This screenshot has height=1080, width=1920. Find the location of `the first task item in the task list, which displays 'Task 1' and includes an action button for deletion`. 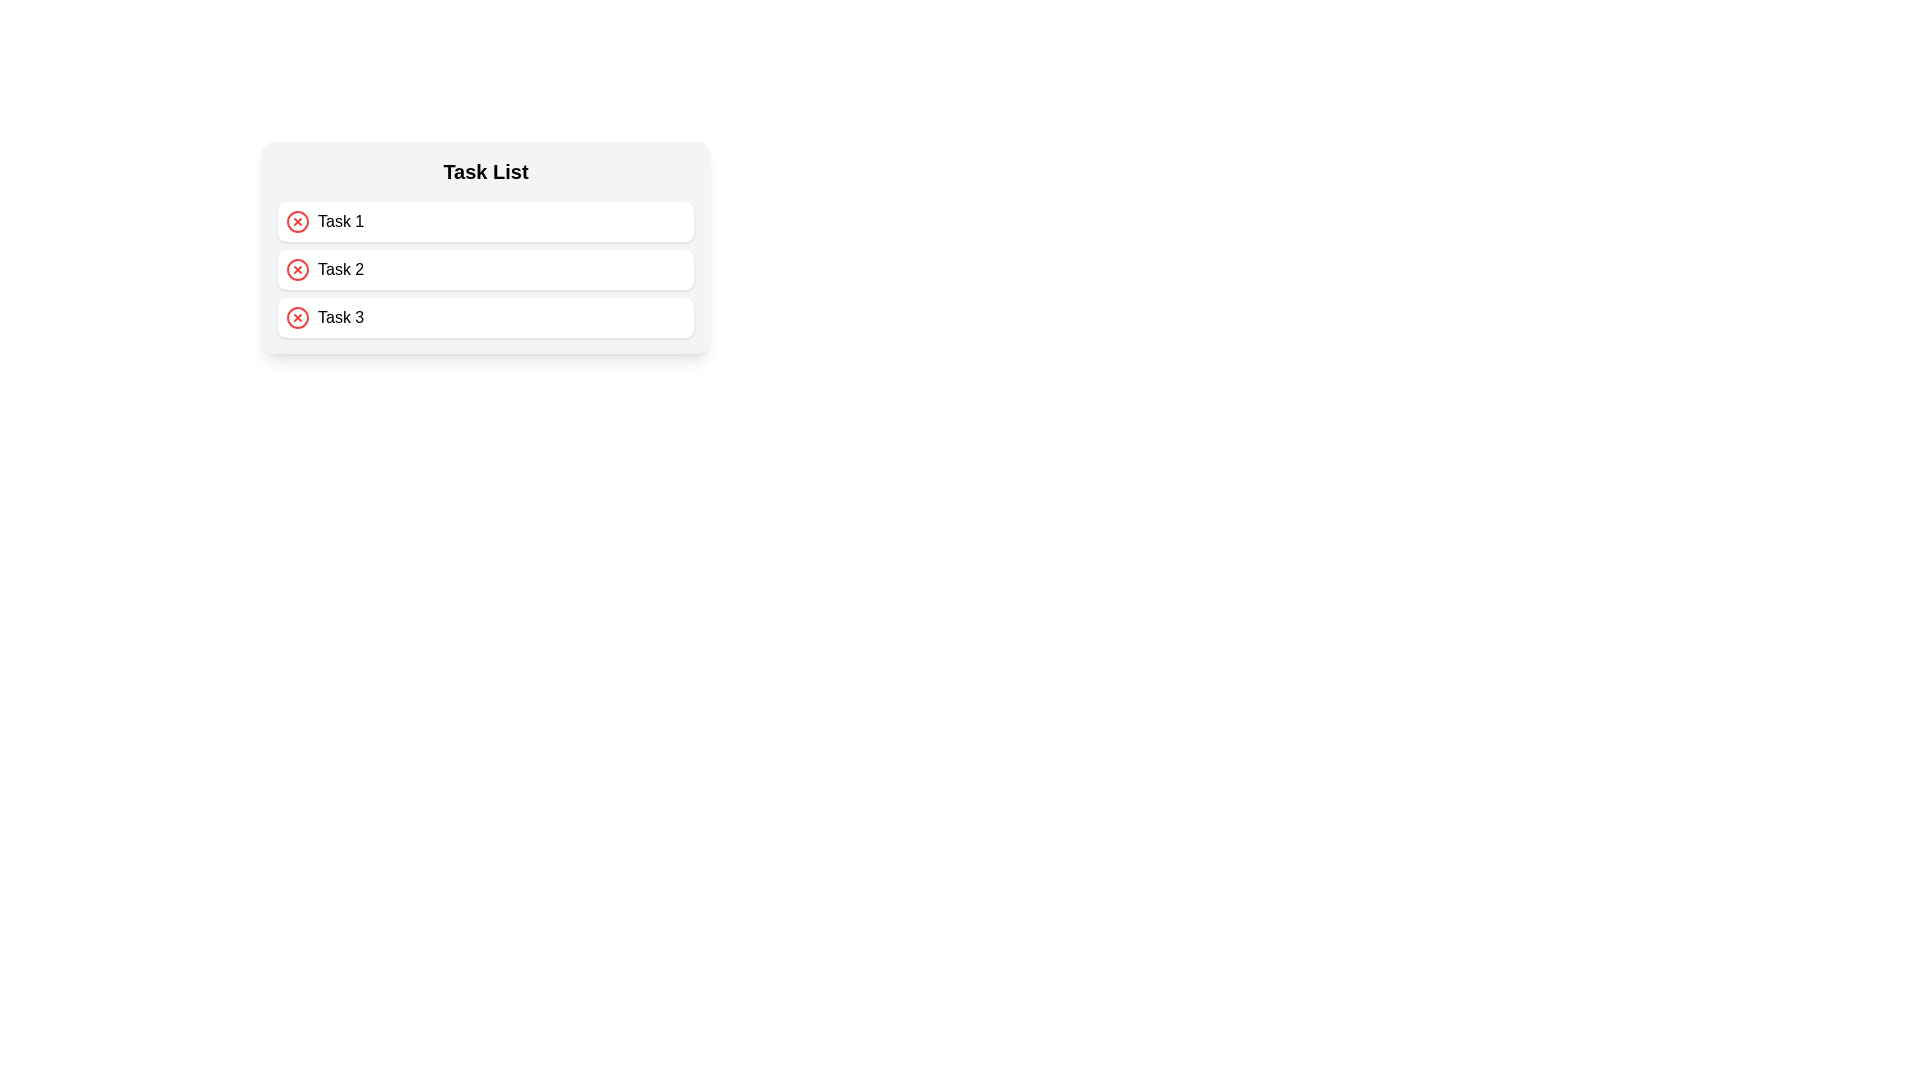

the first task item in the task list, which displays 'Task 1' and includes an action button for deletion is located at coordinates (485, 222).